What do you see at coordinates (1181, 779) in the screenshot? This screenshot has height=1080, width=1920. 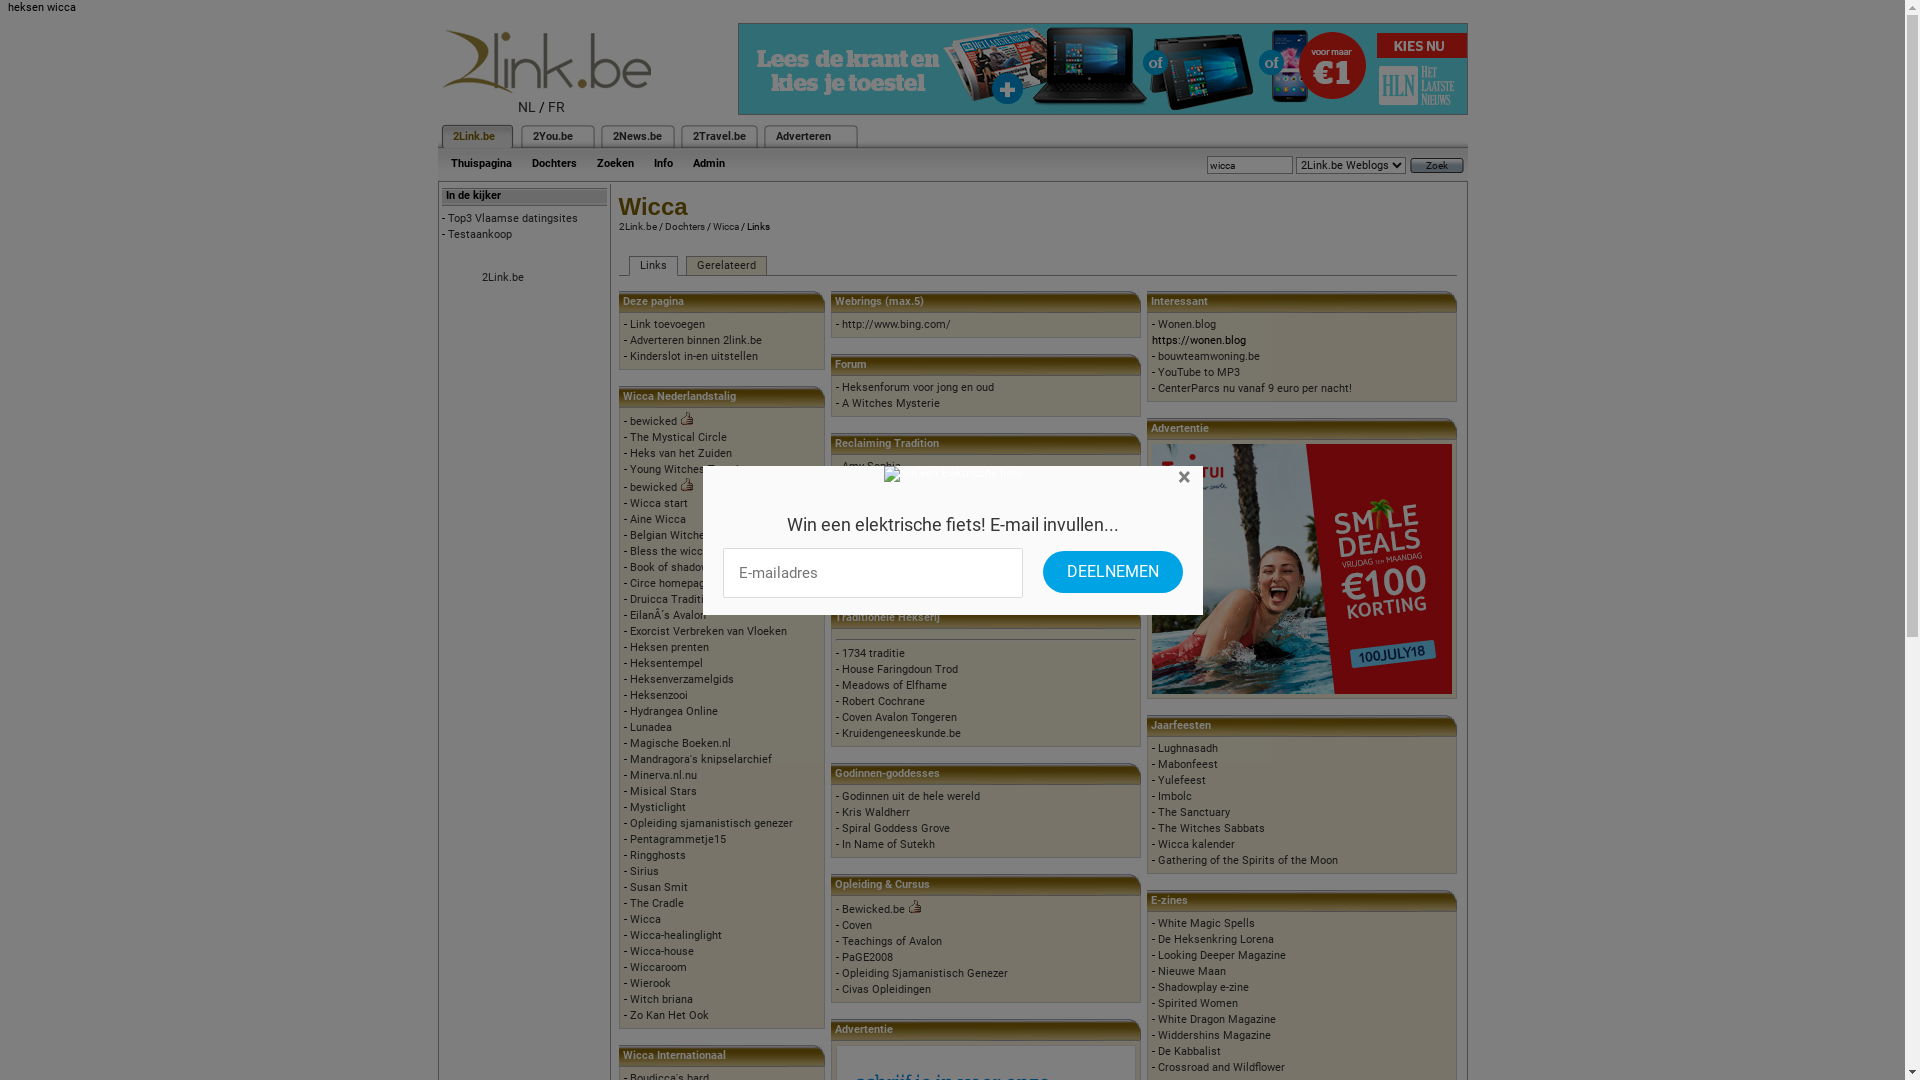 I see `'Yulefeest'` at bounding box center [1181, 779].